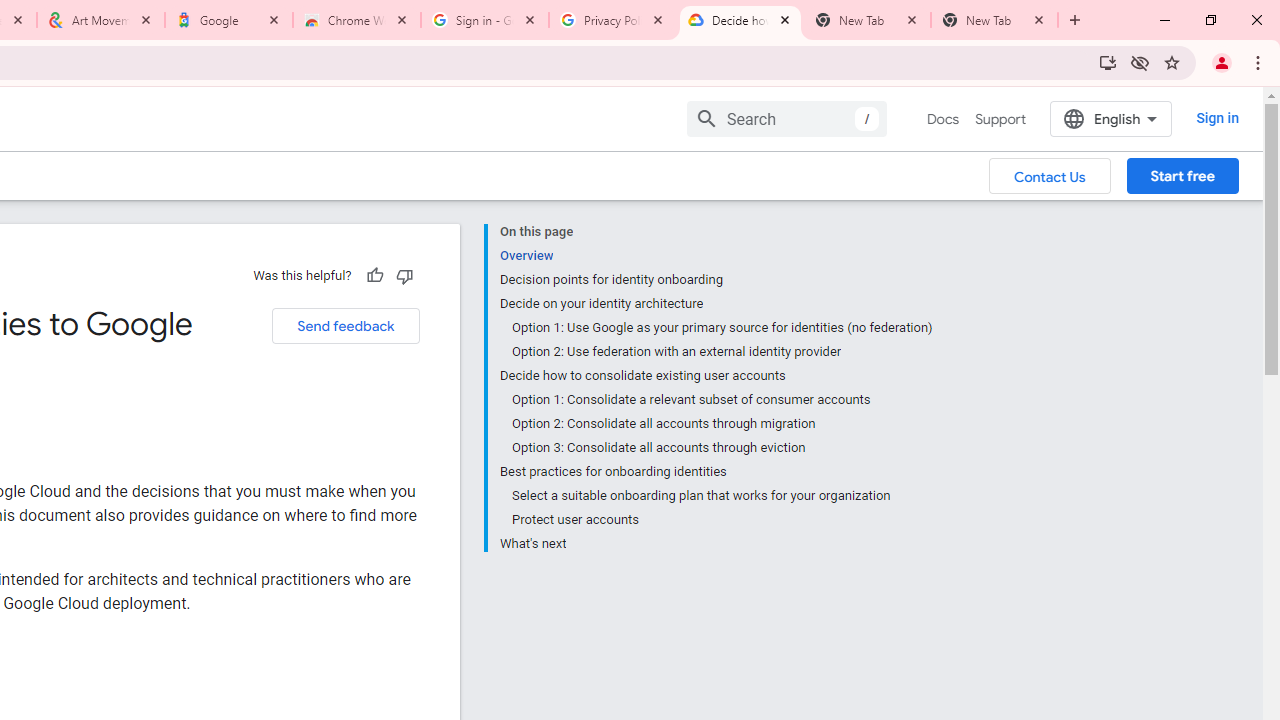 This screenshot has height=720, width=1280. Describe the element at coordinates (485, 20) in the screenshot. I see `'Sign in - Google Accounts'` at that location.